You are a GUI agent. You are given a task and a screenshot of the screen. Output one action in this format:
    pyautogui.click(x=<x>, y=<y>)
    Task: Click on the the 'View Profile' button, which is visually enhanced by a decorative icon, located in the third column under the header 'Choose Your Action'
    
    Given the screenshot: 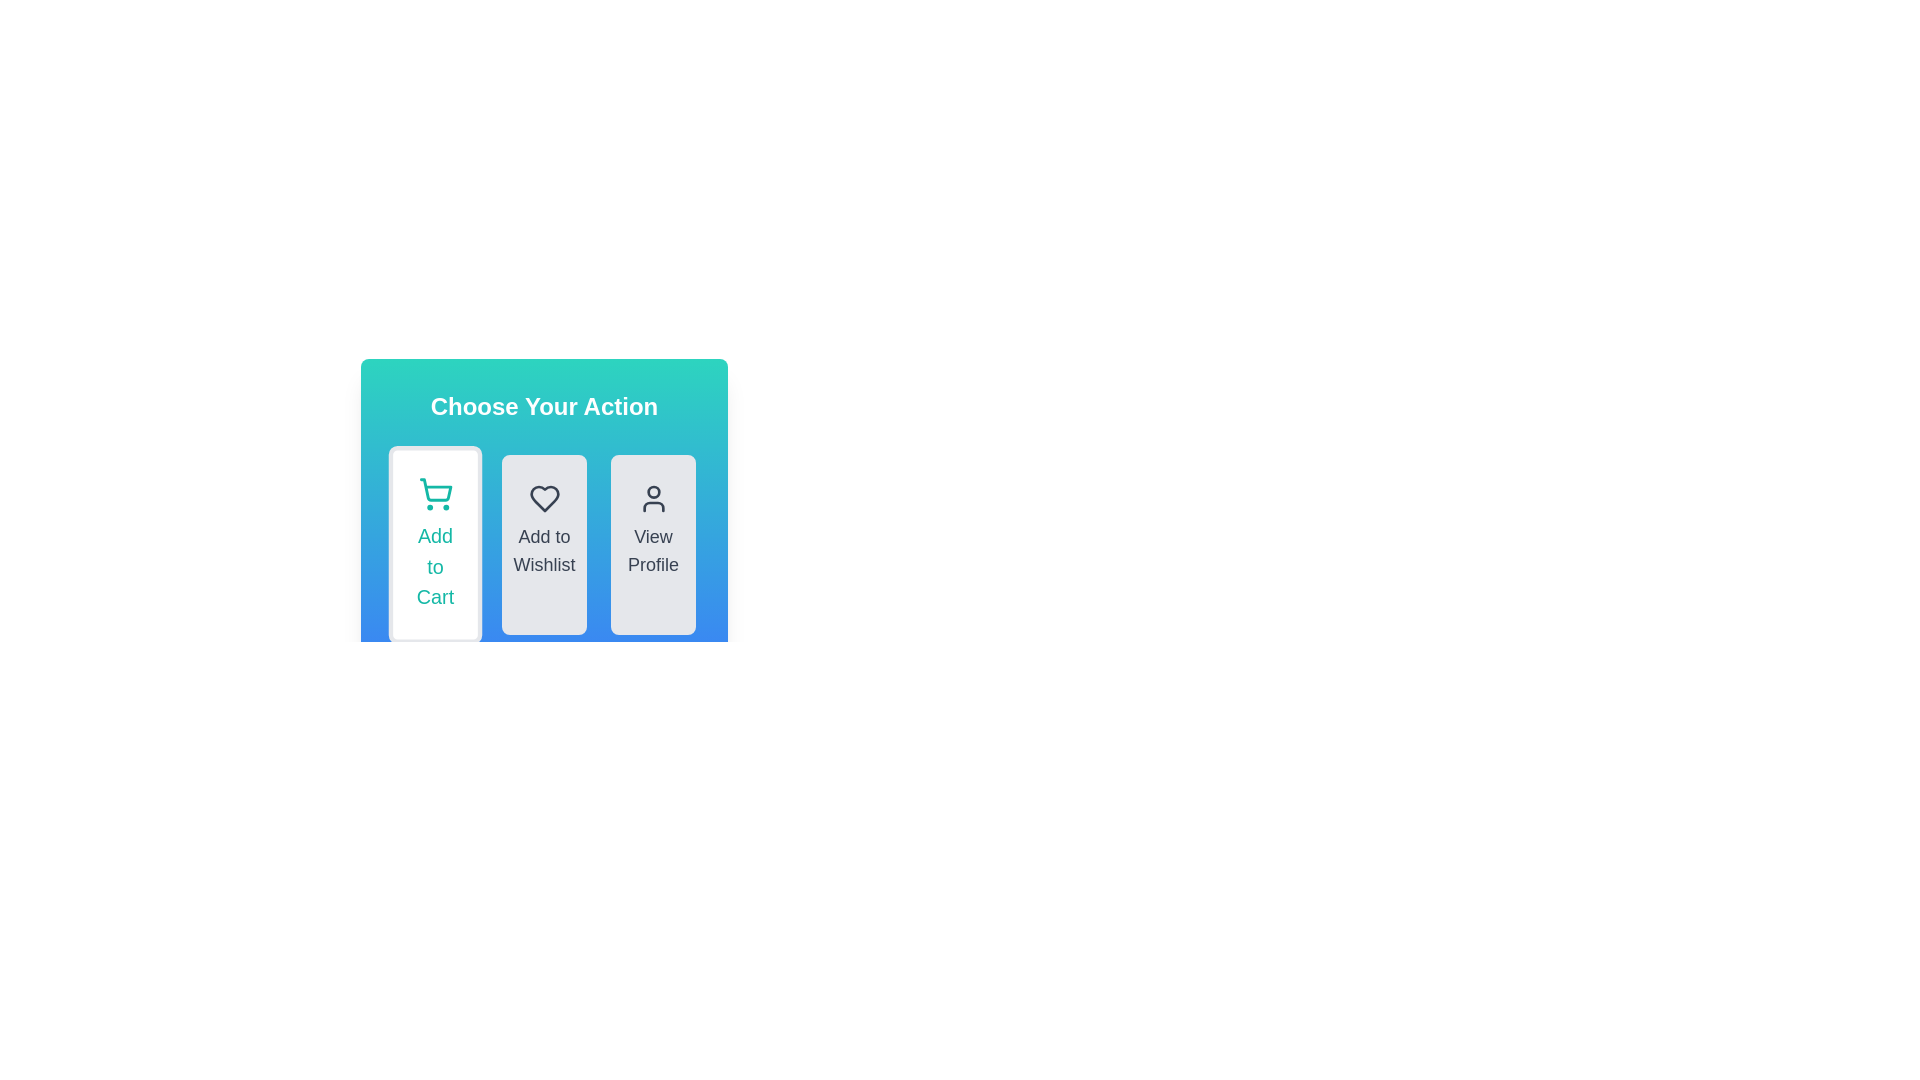 What is the action you would take?
    pyautogui.click(x=653, y=497)
    